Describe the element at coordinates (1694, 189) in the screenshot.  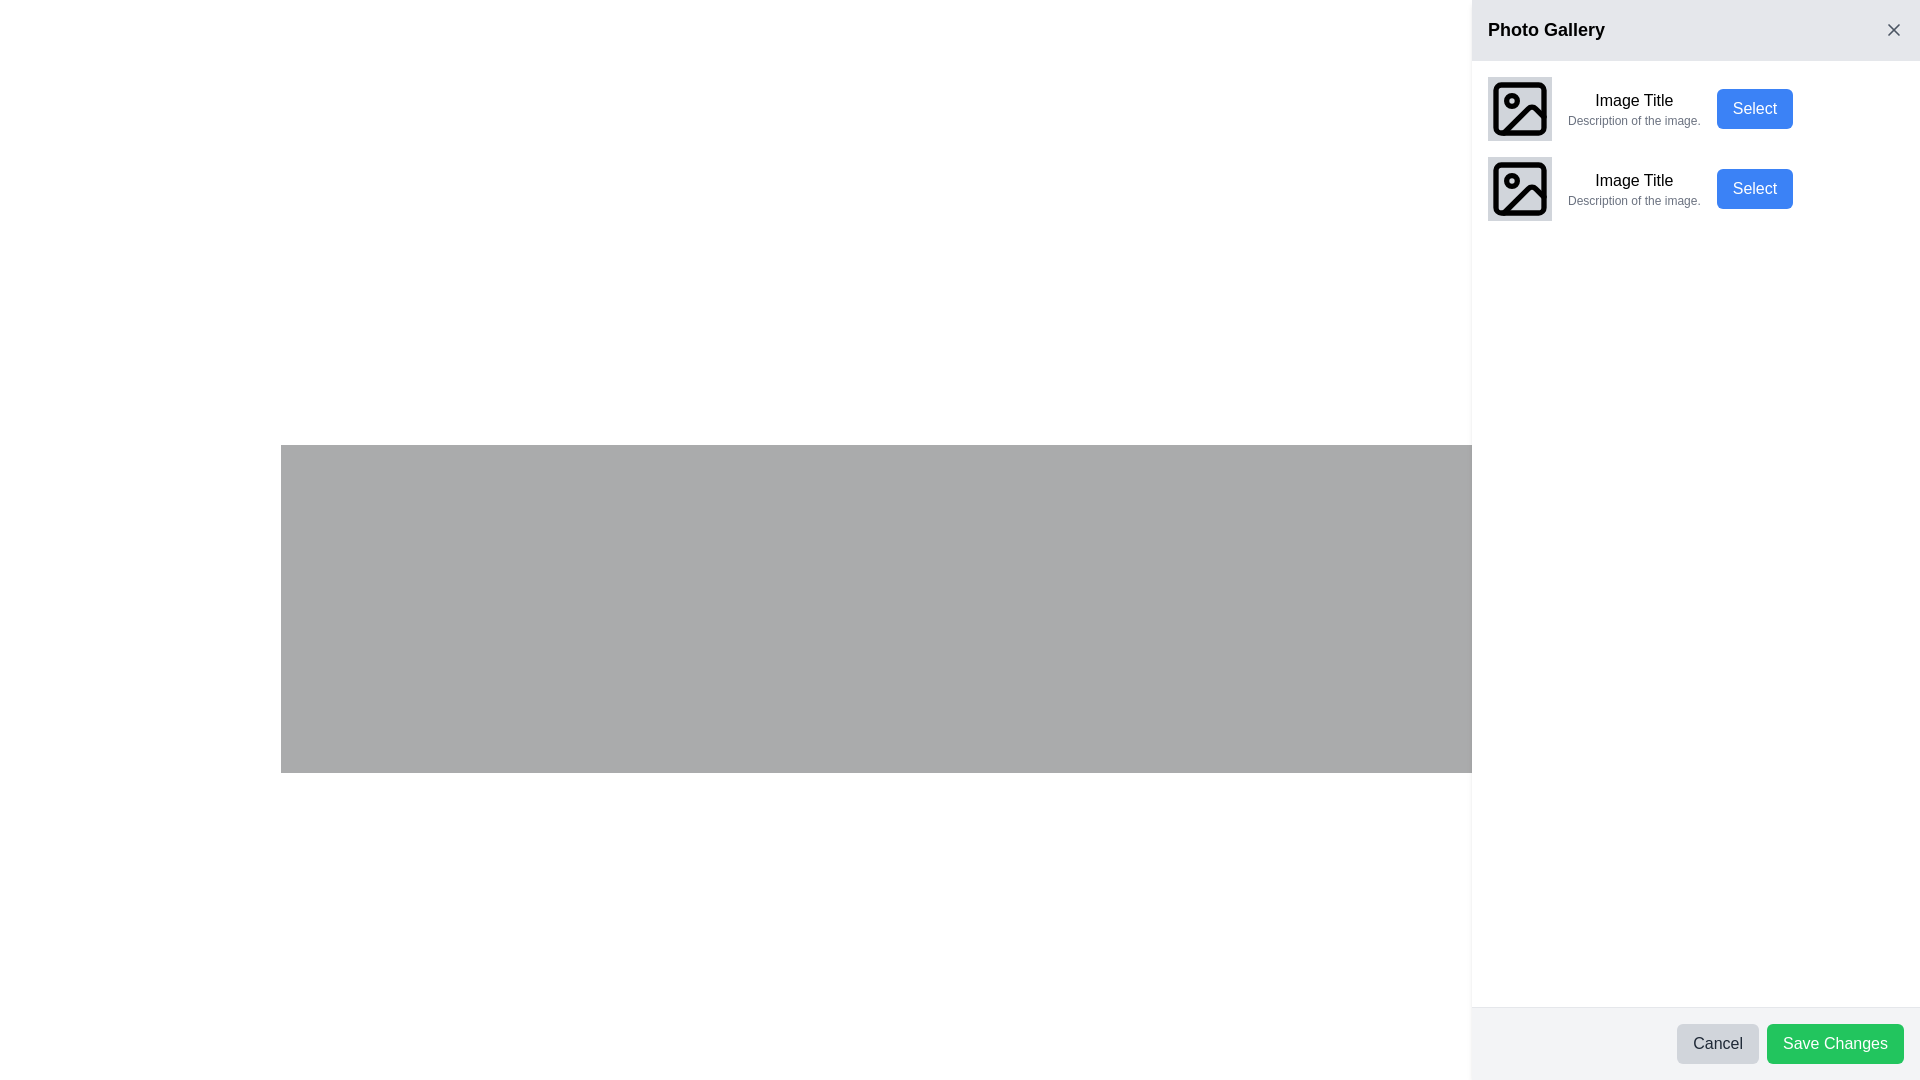
I see `the 'Select' button on the second card in the photo gallery interface, which features an image on the left, stacked text, and a contrasting blue button on the right` at that location.